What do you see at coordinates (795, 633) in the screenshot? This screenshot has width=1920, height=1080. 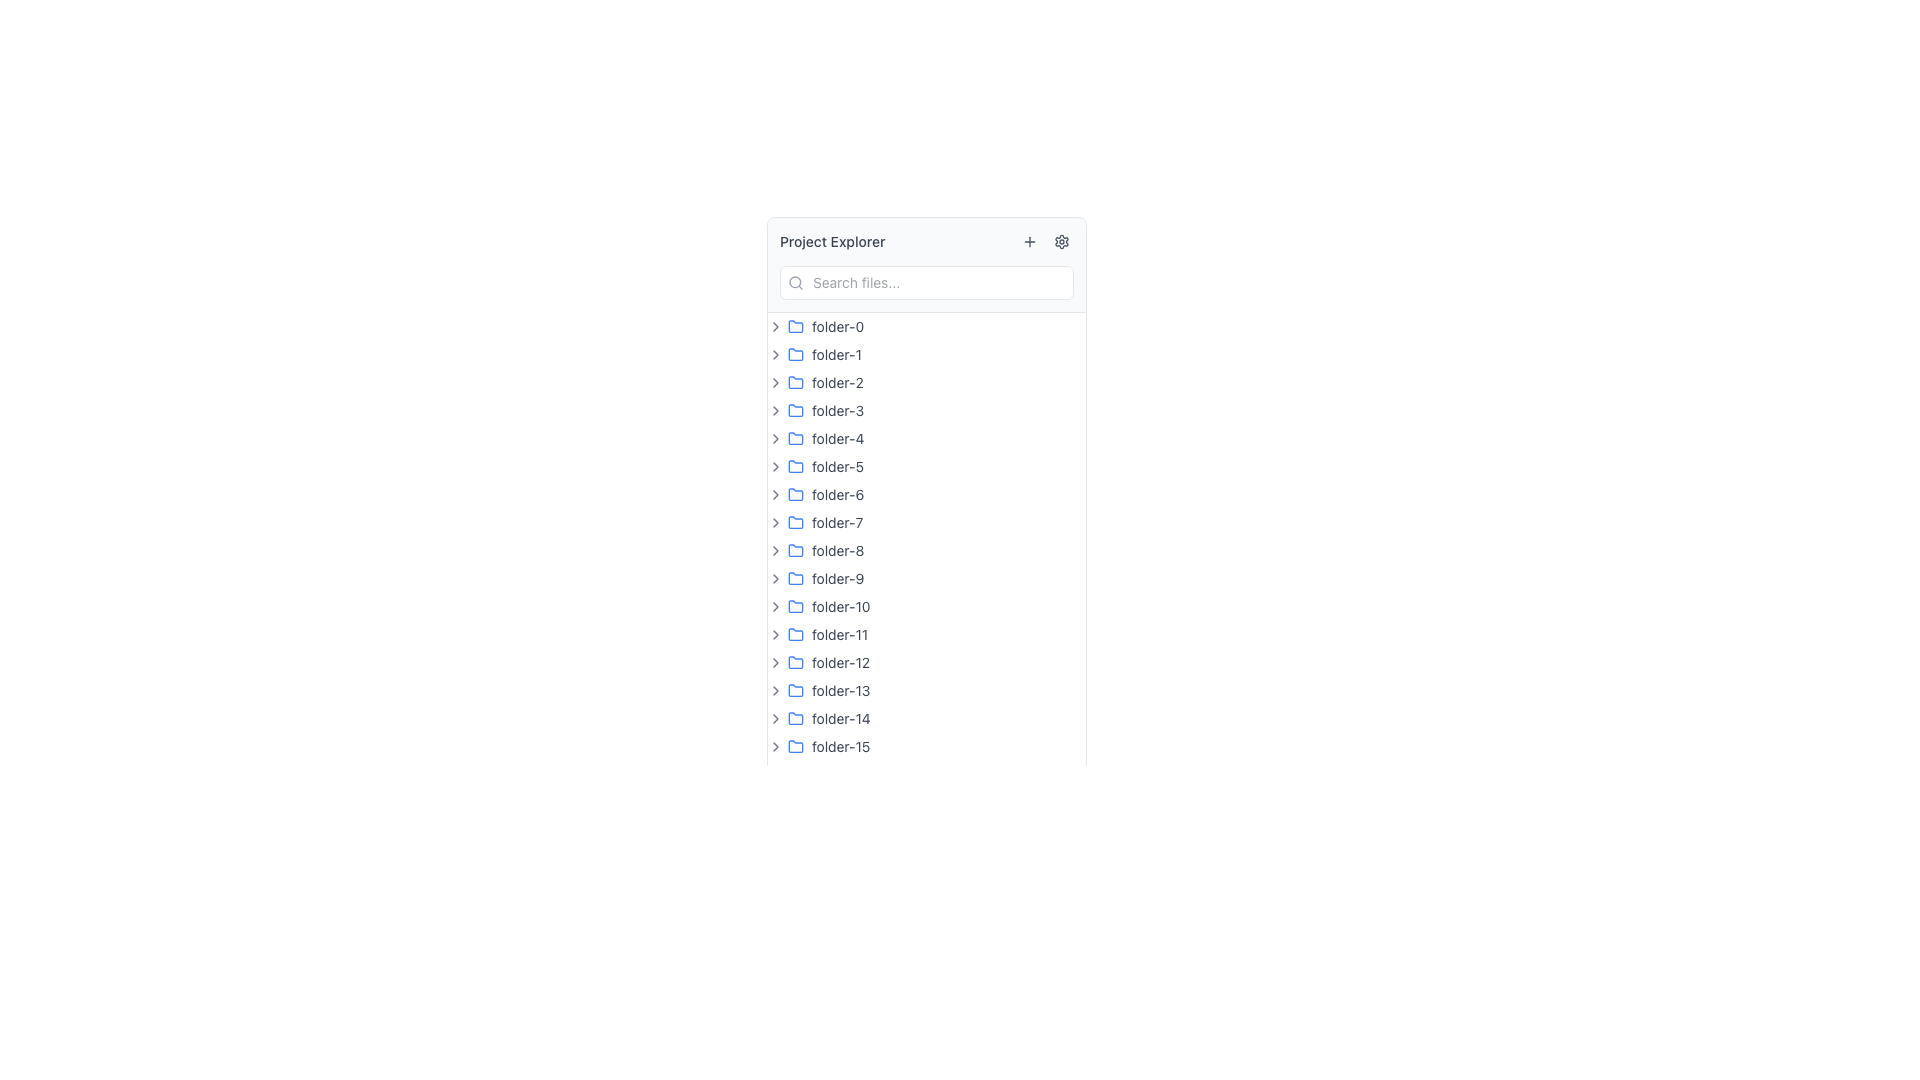 I see `the blue folder icon styled SVG image located to the left of the text label 'folder-11'` at bounding box center [795, 633].